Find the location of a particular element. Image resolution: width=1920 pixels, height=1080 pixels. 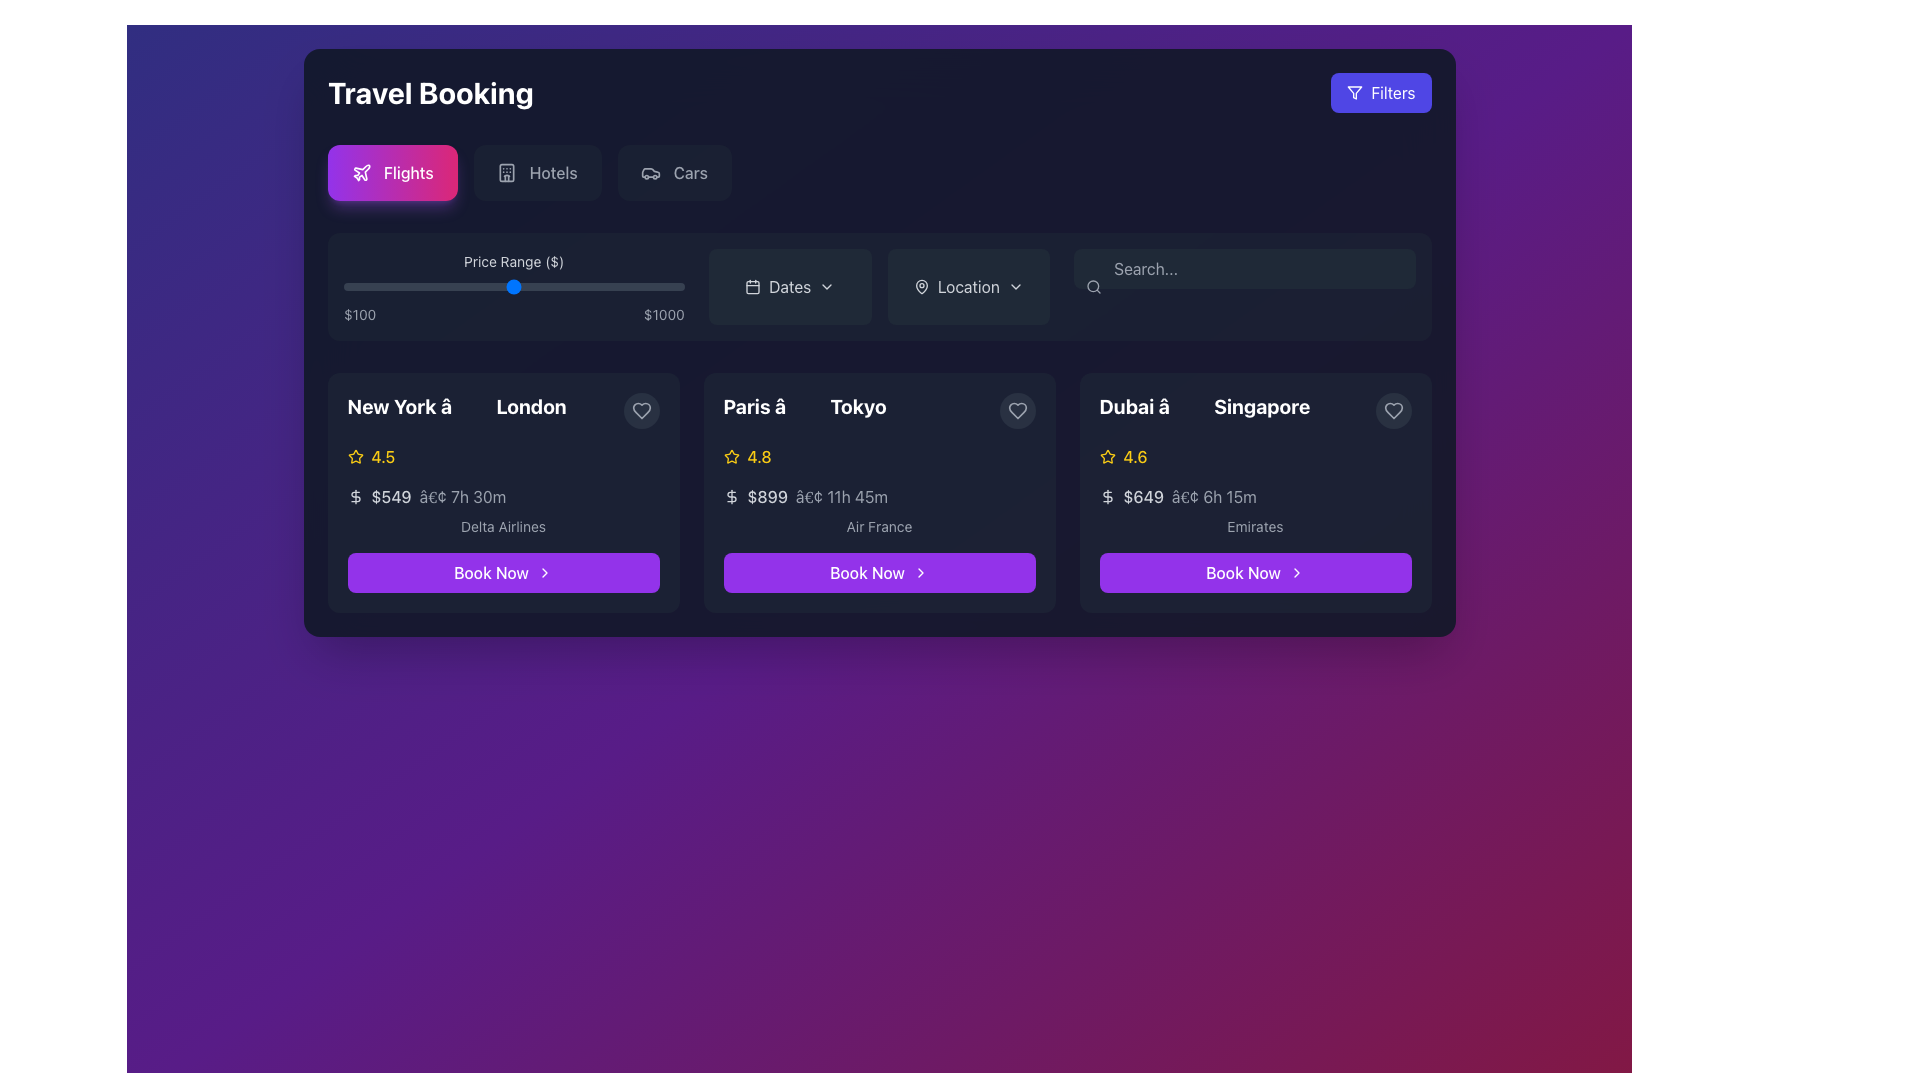

the 'Hotels' button, which is a rounded rectangular button with a dark background, located between the 'Flights' and 'Cars' buttons in the navigation bar at the top-center of the interface is located at coordinates (537, 172).